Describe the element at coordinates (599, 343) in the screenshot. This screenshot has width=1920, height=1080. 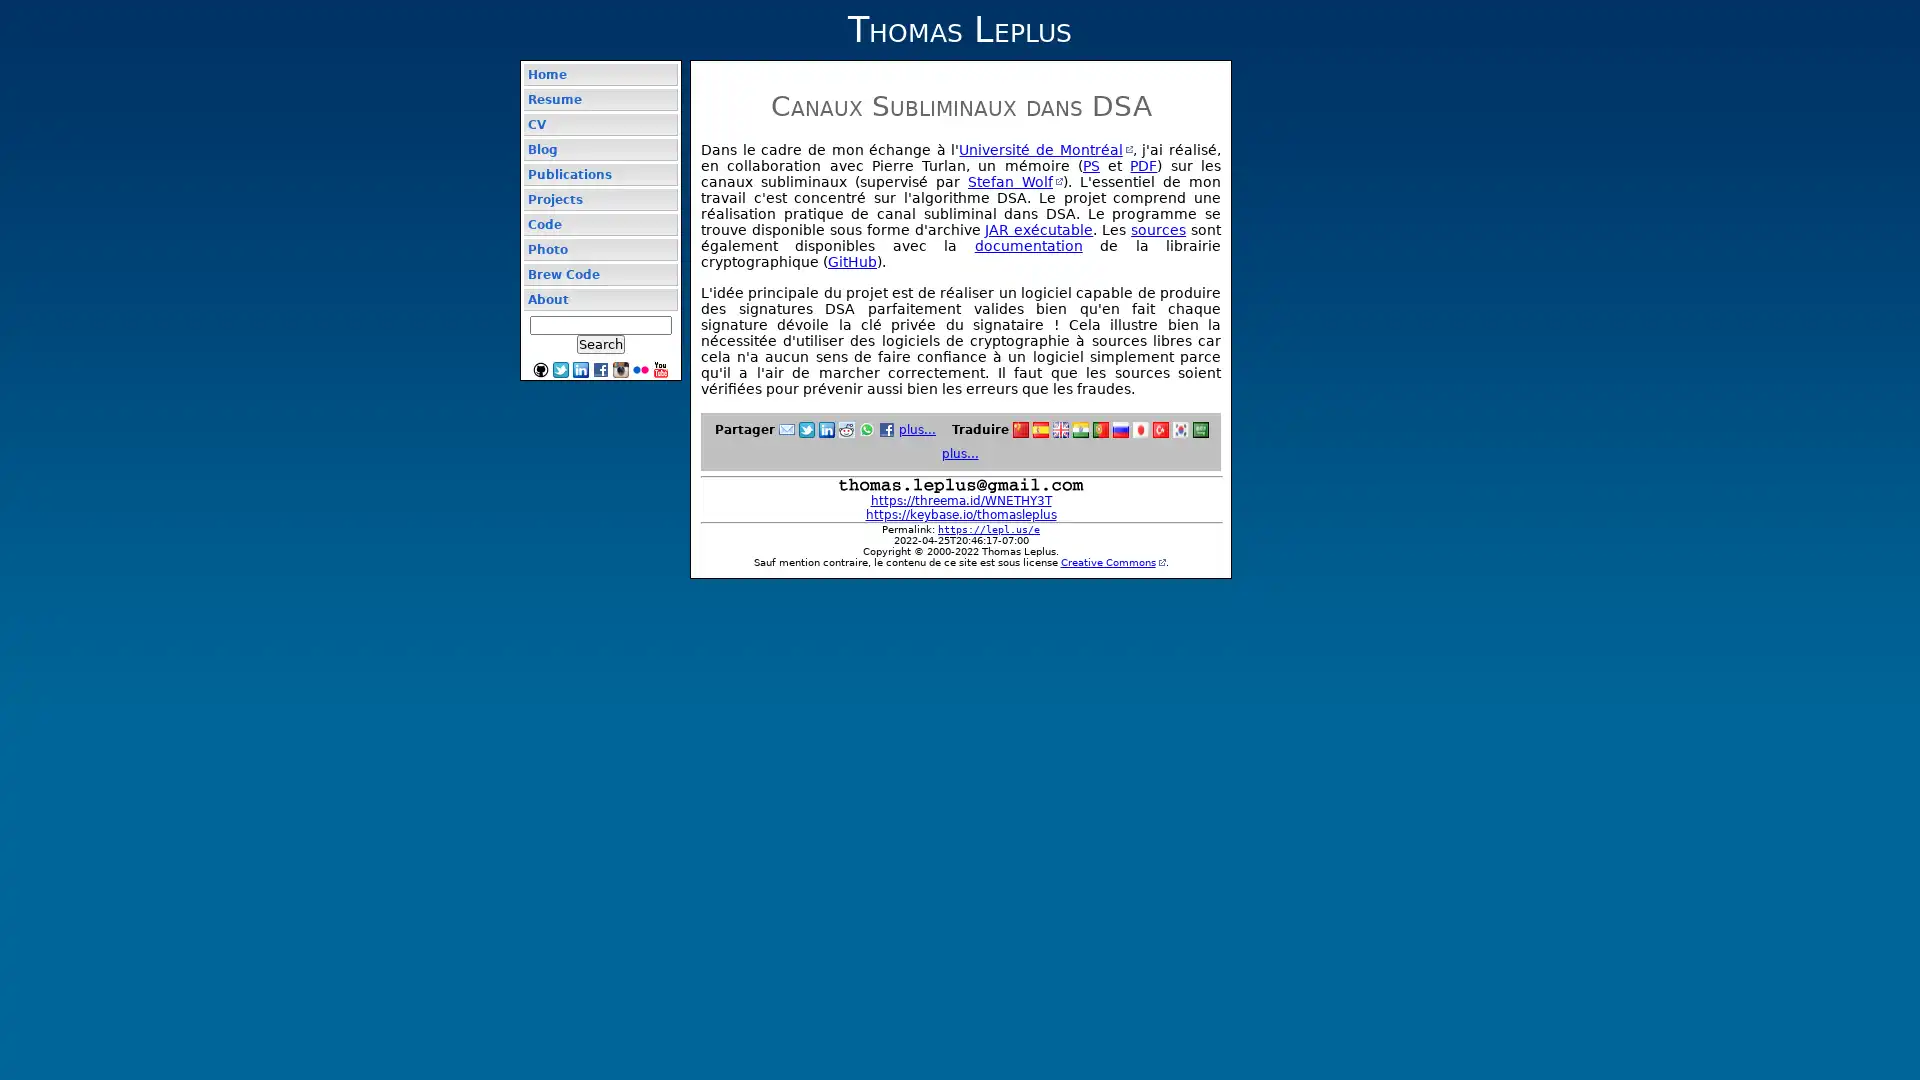
I see `Search` at that location.